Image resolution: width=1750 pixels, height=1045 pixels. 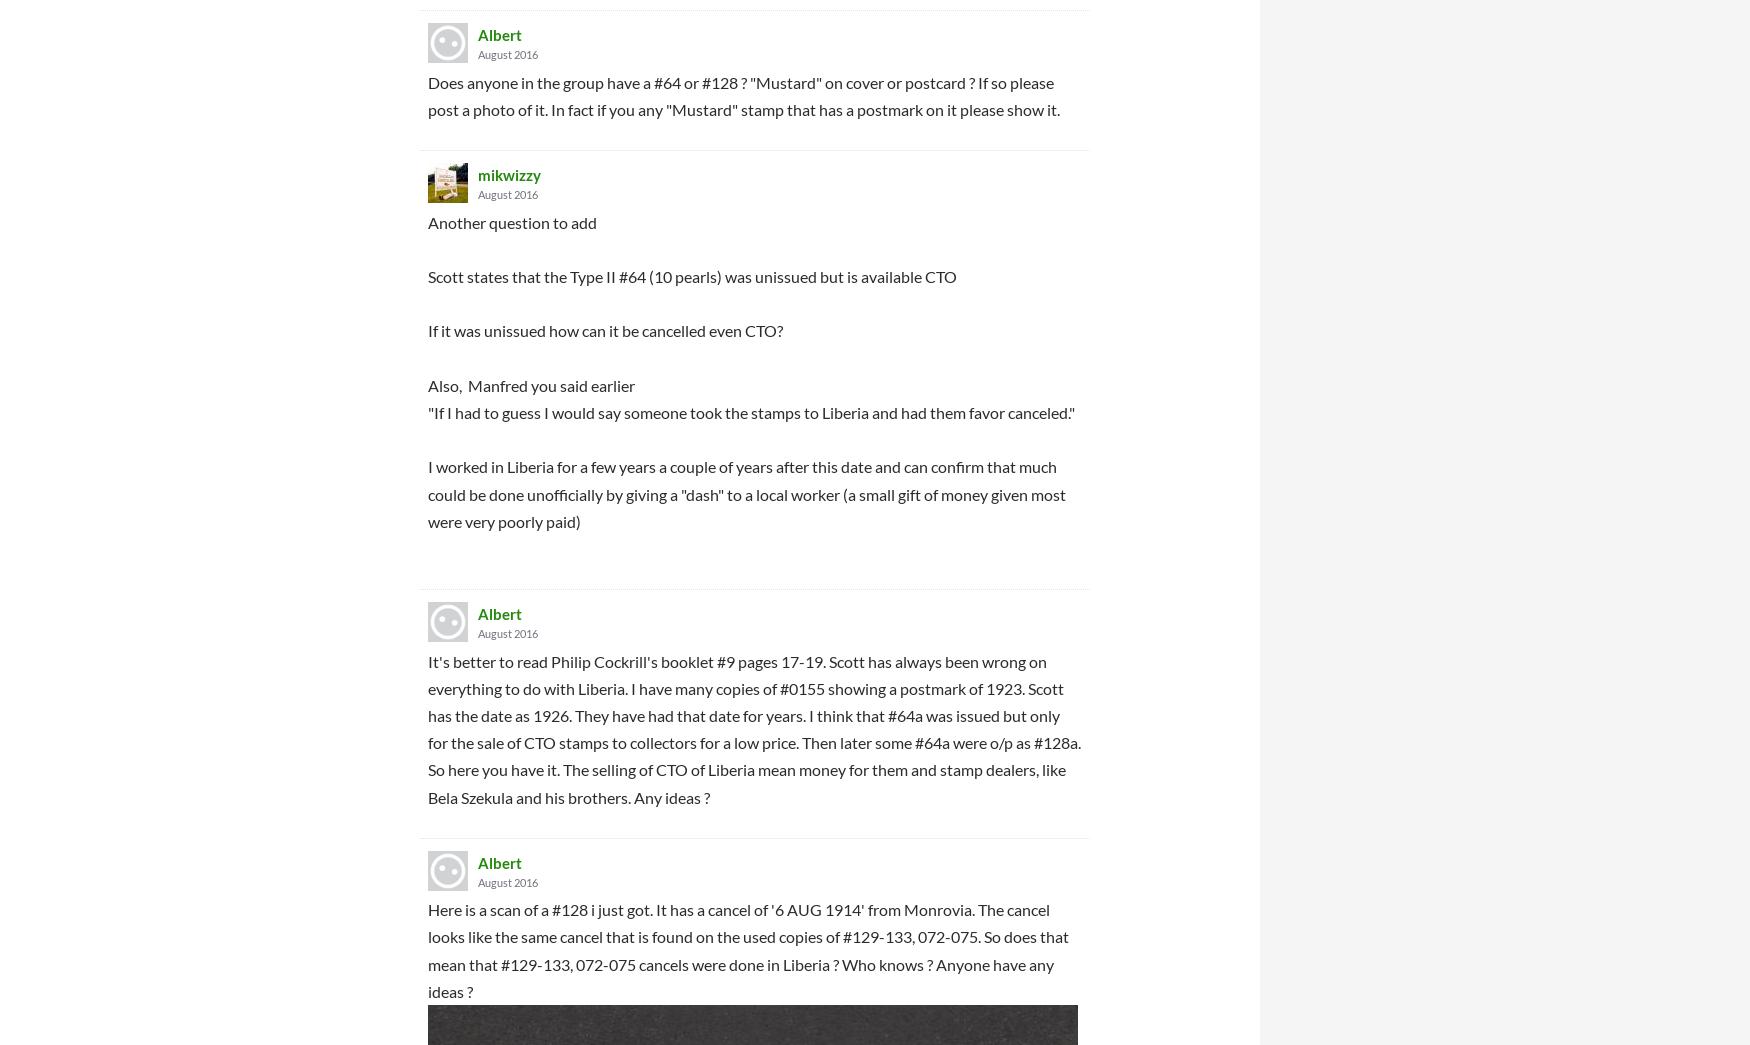 I want to click on 'If it was unissued how can it be cancelled even CTO?', so click(x=605, y=330).